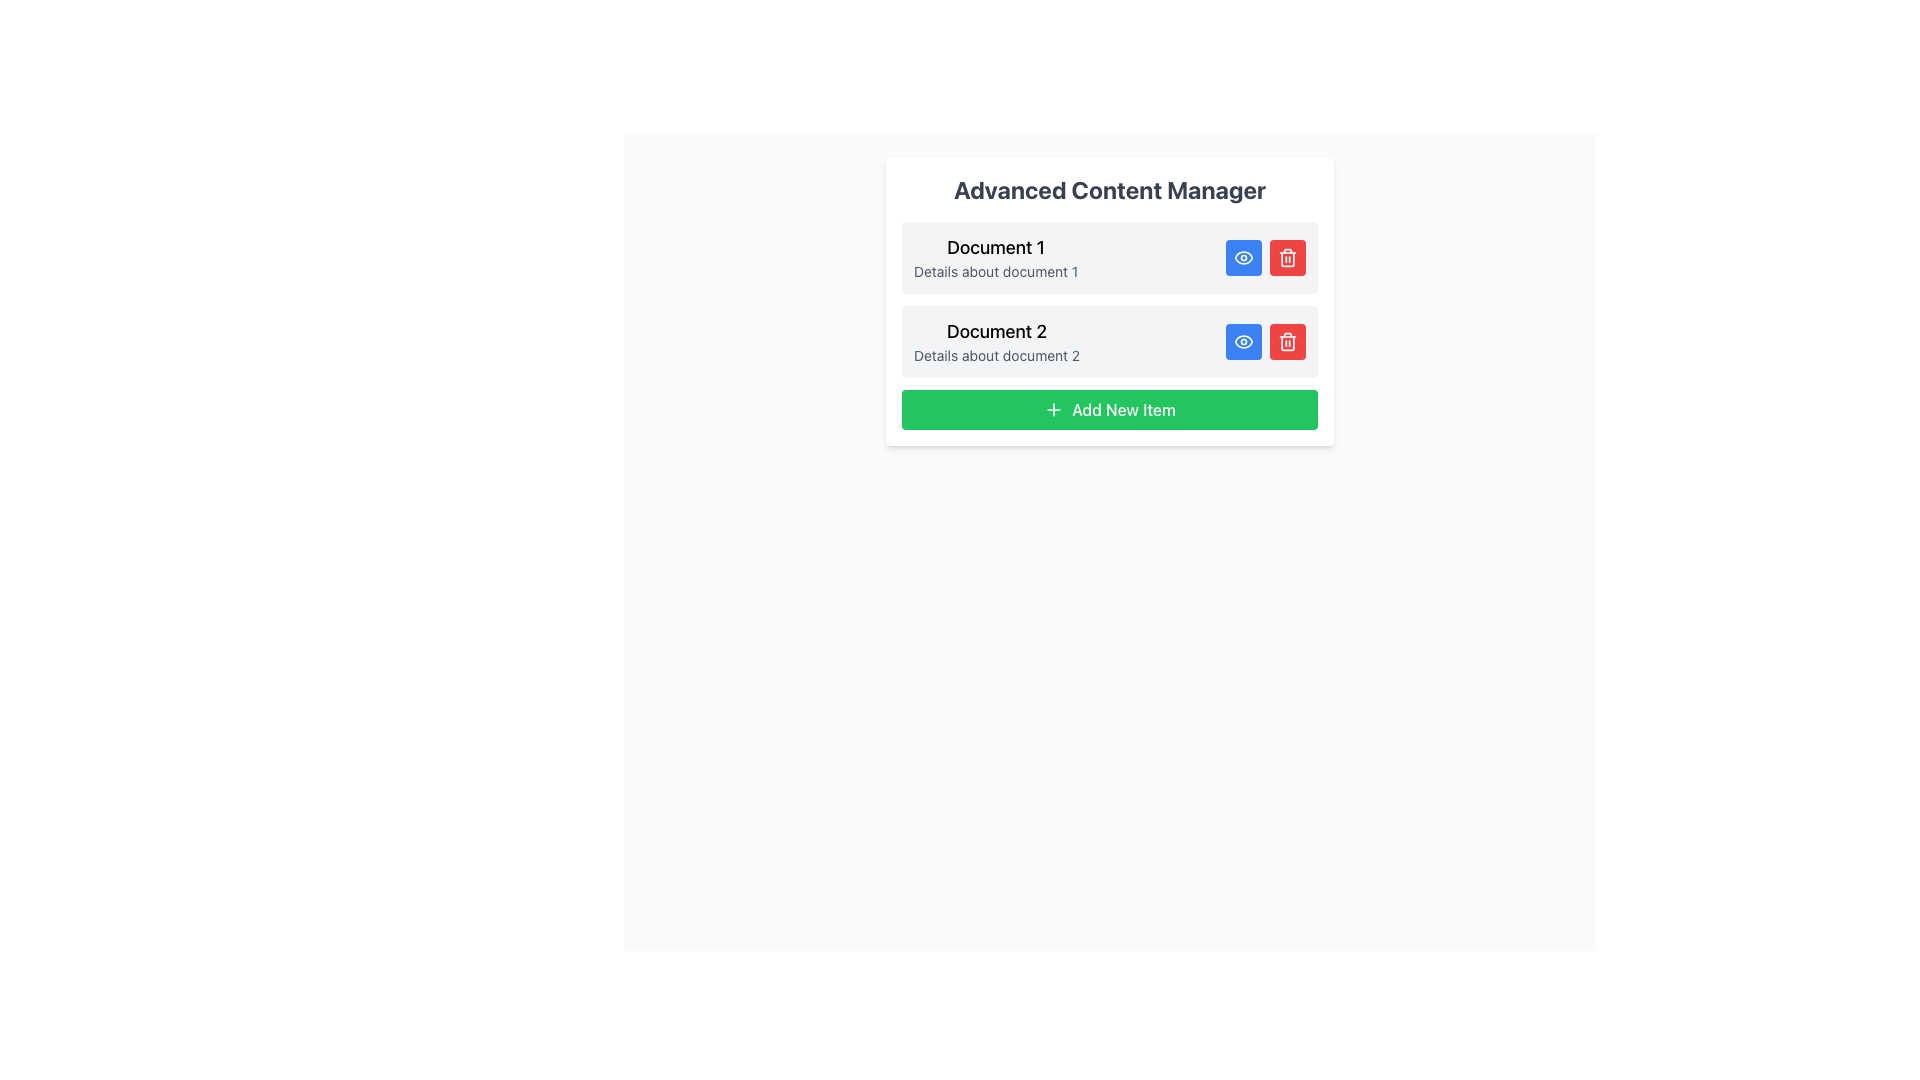  I want to click on the delete button, which is the second button from the right in the tool panel for the second document, located directly to the right of the blue 'eye' button, so click(1287, 257).